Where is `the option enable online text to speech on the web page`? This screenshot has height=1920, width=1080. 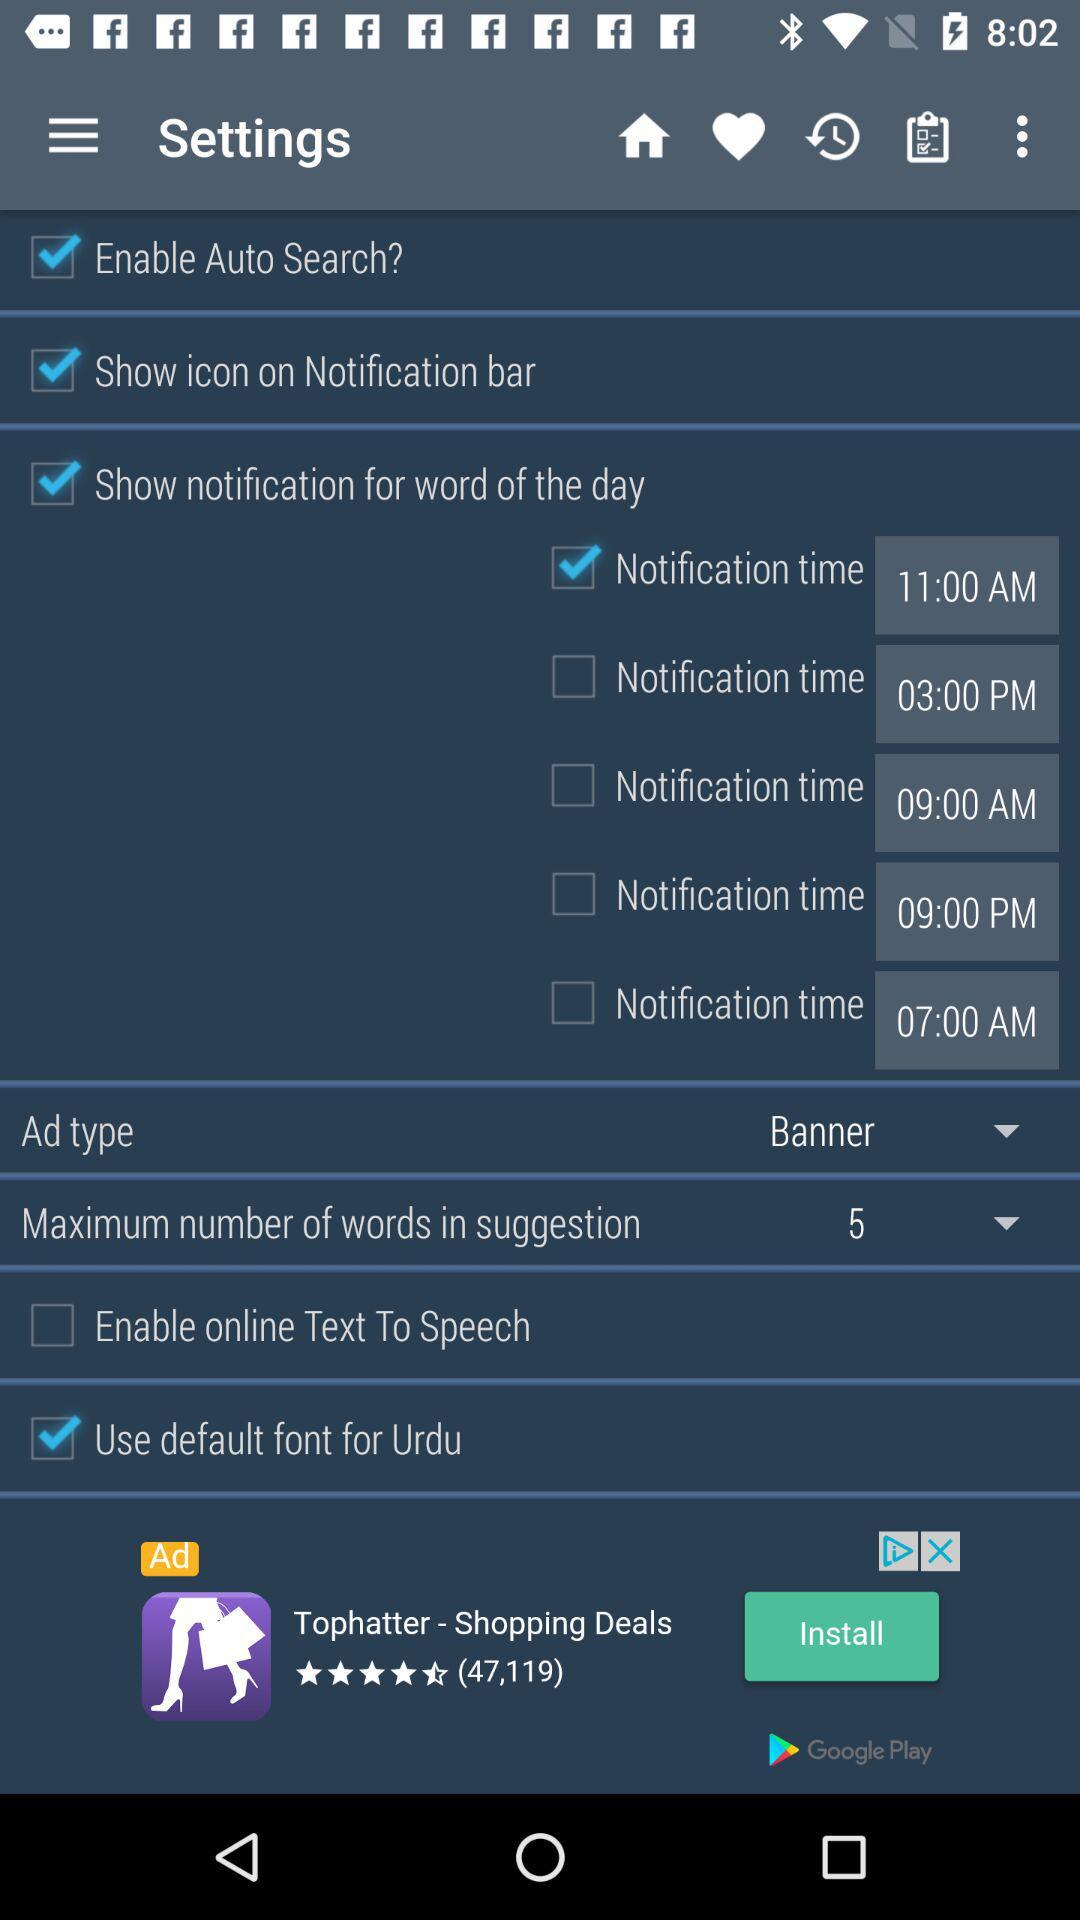
the option enable online text to speech on the web page is located at coordinates (270, 1324).